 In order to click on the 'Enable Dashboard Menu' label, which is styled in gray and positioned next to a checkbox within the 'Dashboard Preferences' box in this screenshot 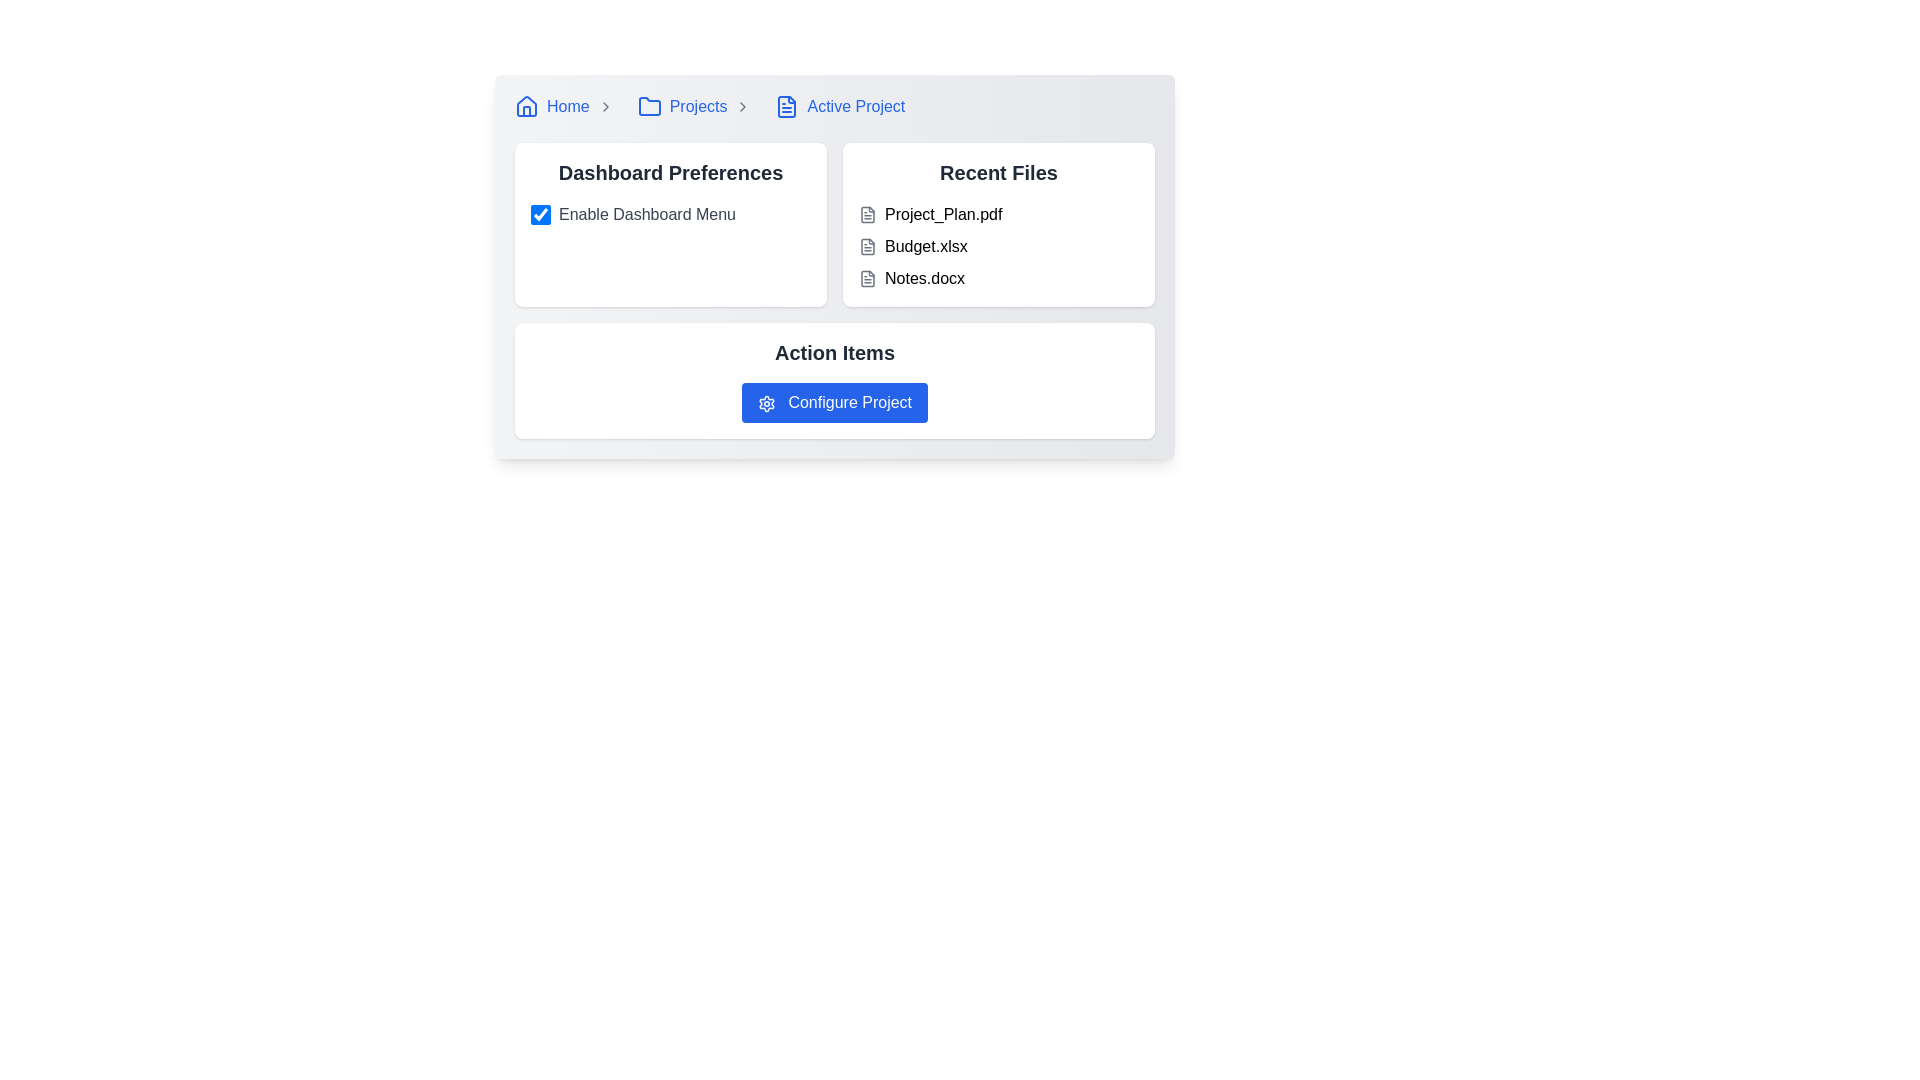, I will do `click(647, 215)`.